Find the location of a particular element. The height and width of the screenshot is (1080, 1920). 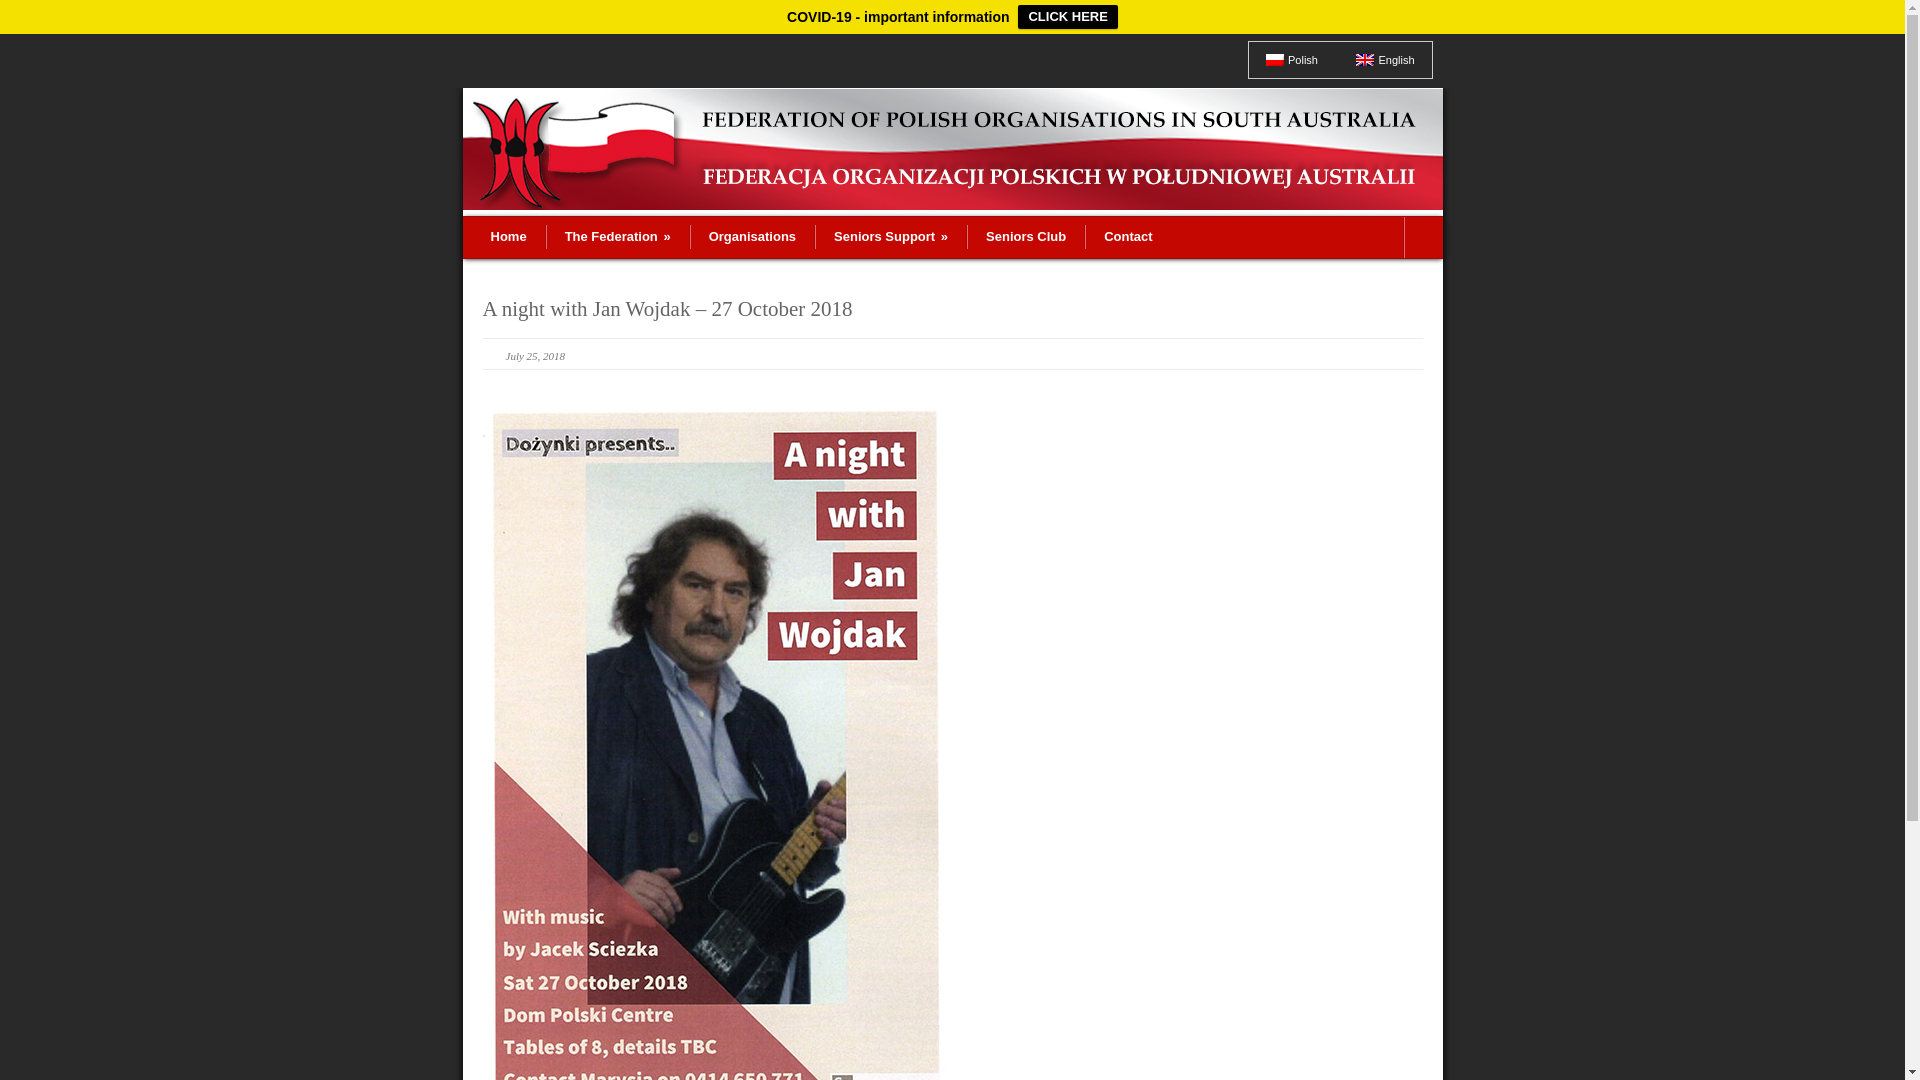

'CLICK HERE' is located at coordinates (1066, 16).